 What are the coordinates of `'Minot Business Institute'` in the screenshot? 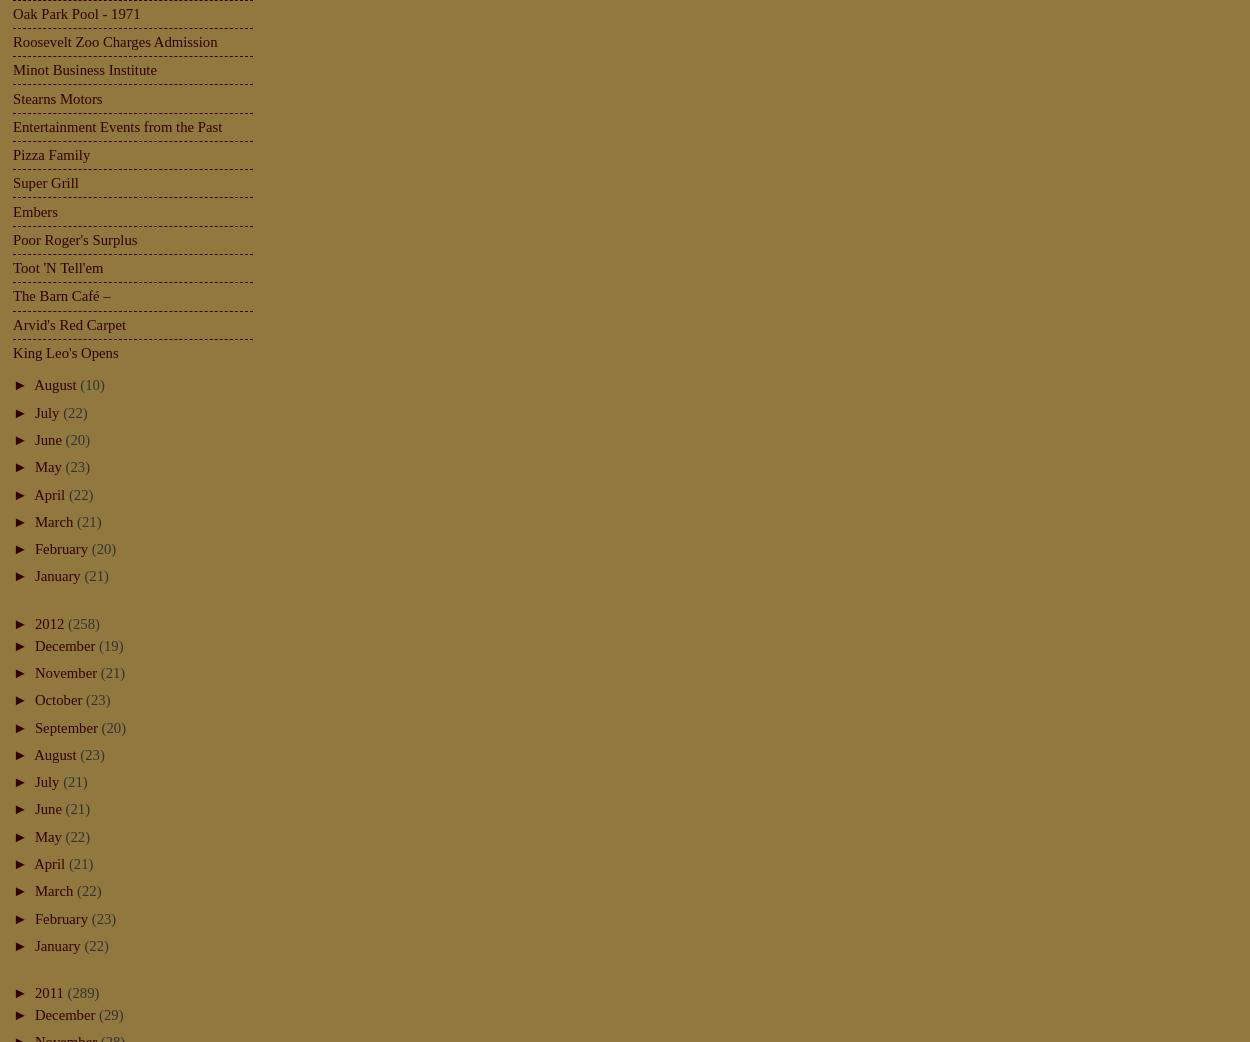 It's located at (13, 69).